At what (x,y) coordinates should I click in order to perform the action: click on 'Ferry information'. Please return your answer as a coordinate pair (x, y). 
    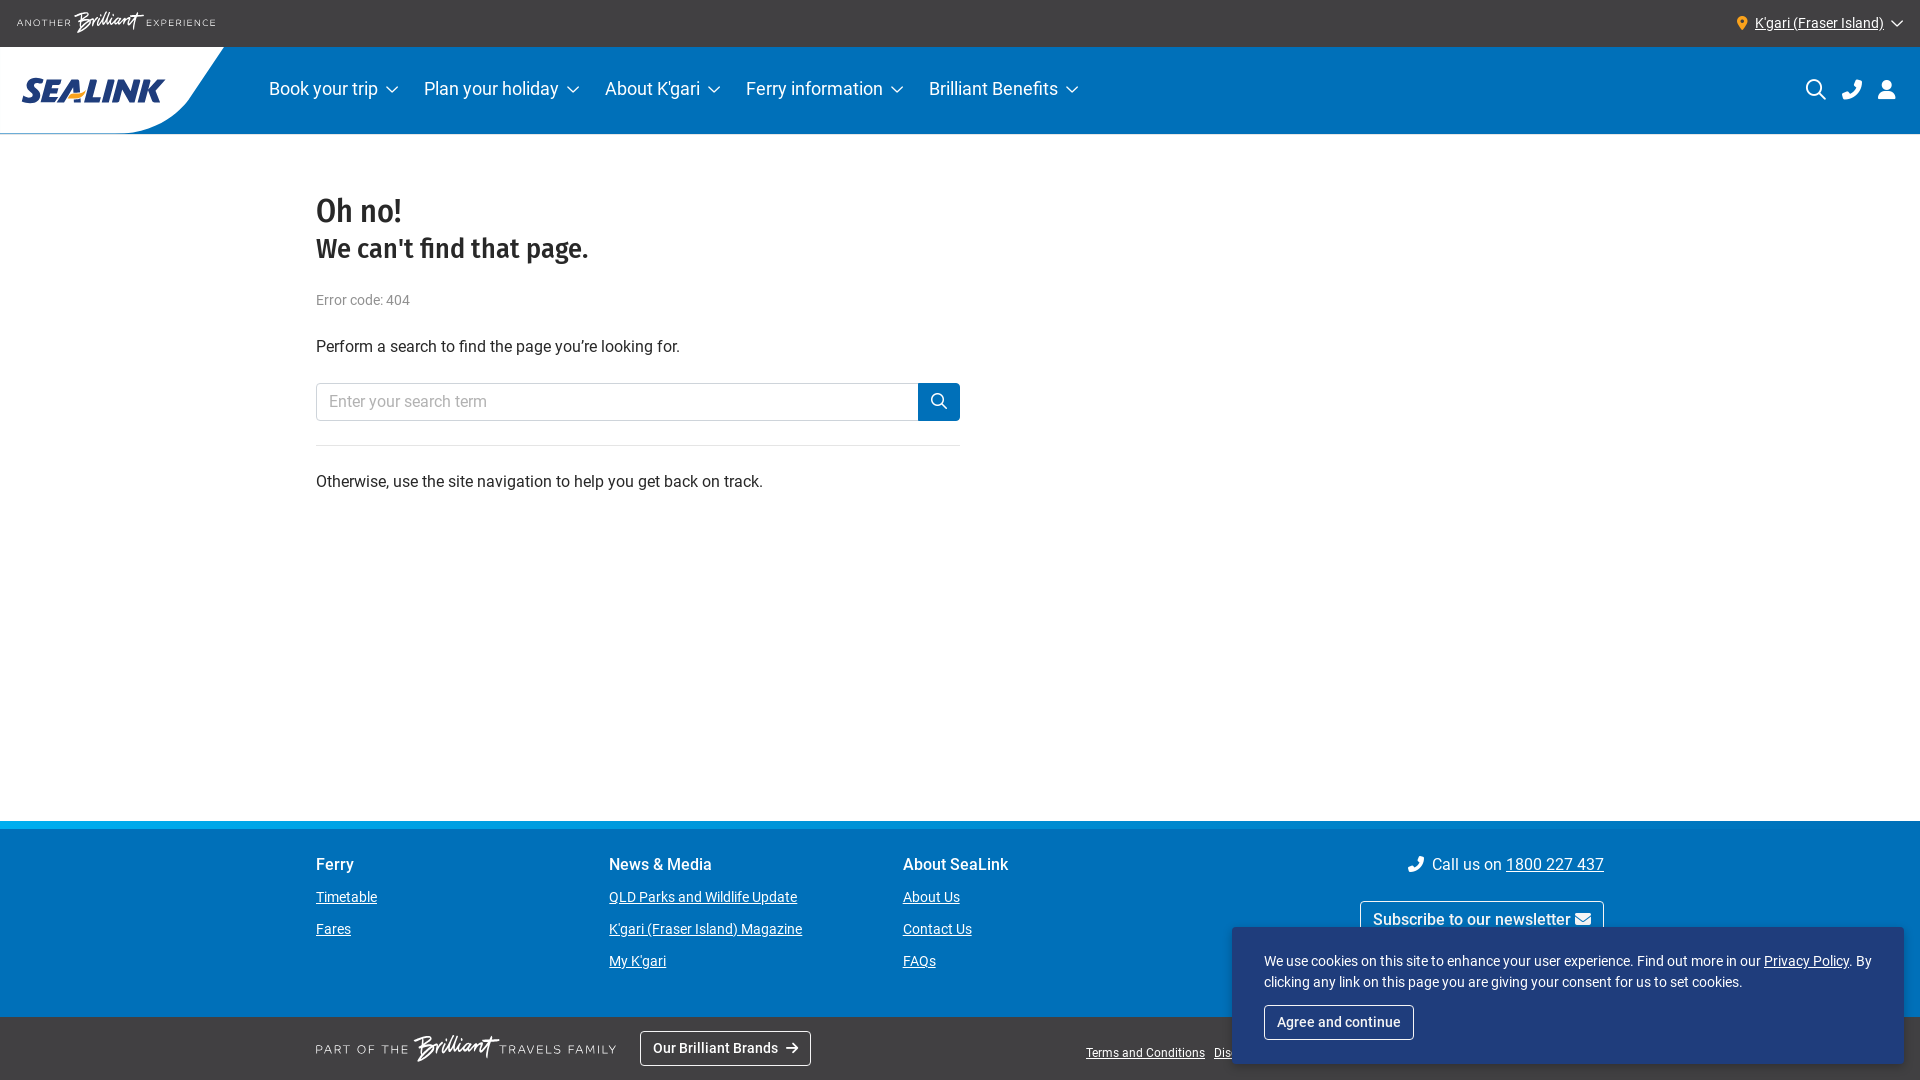
    Looking at the image, I should click on (824, 90).